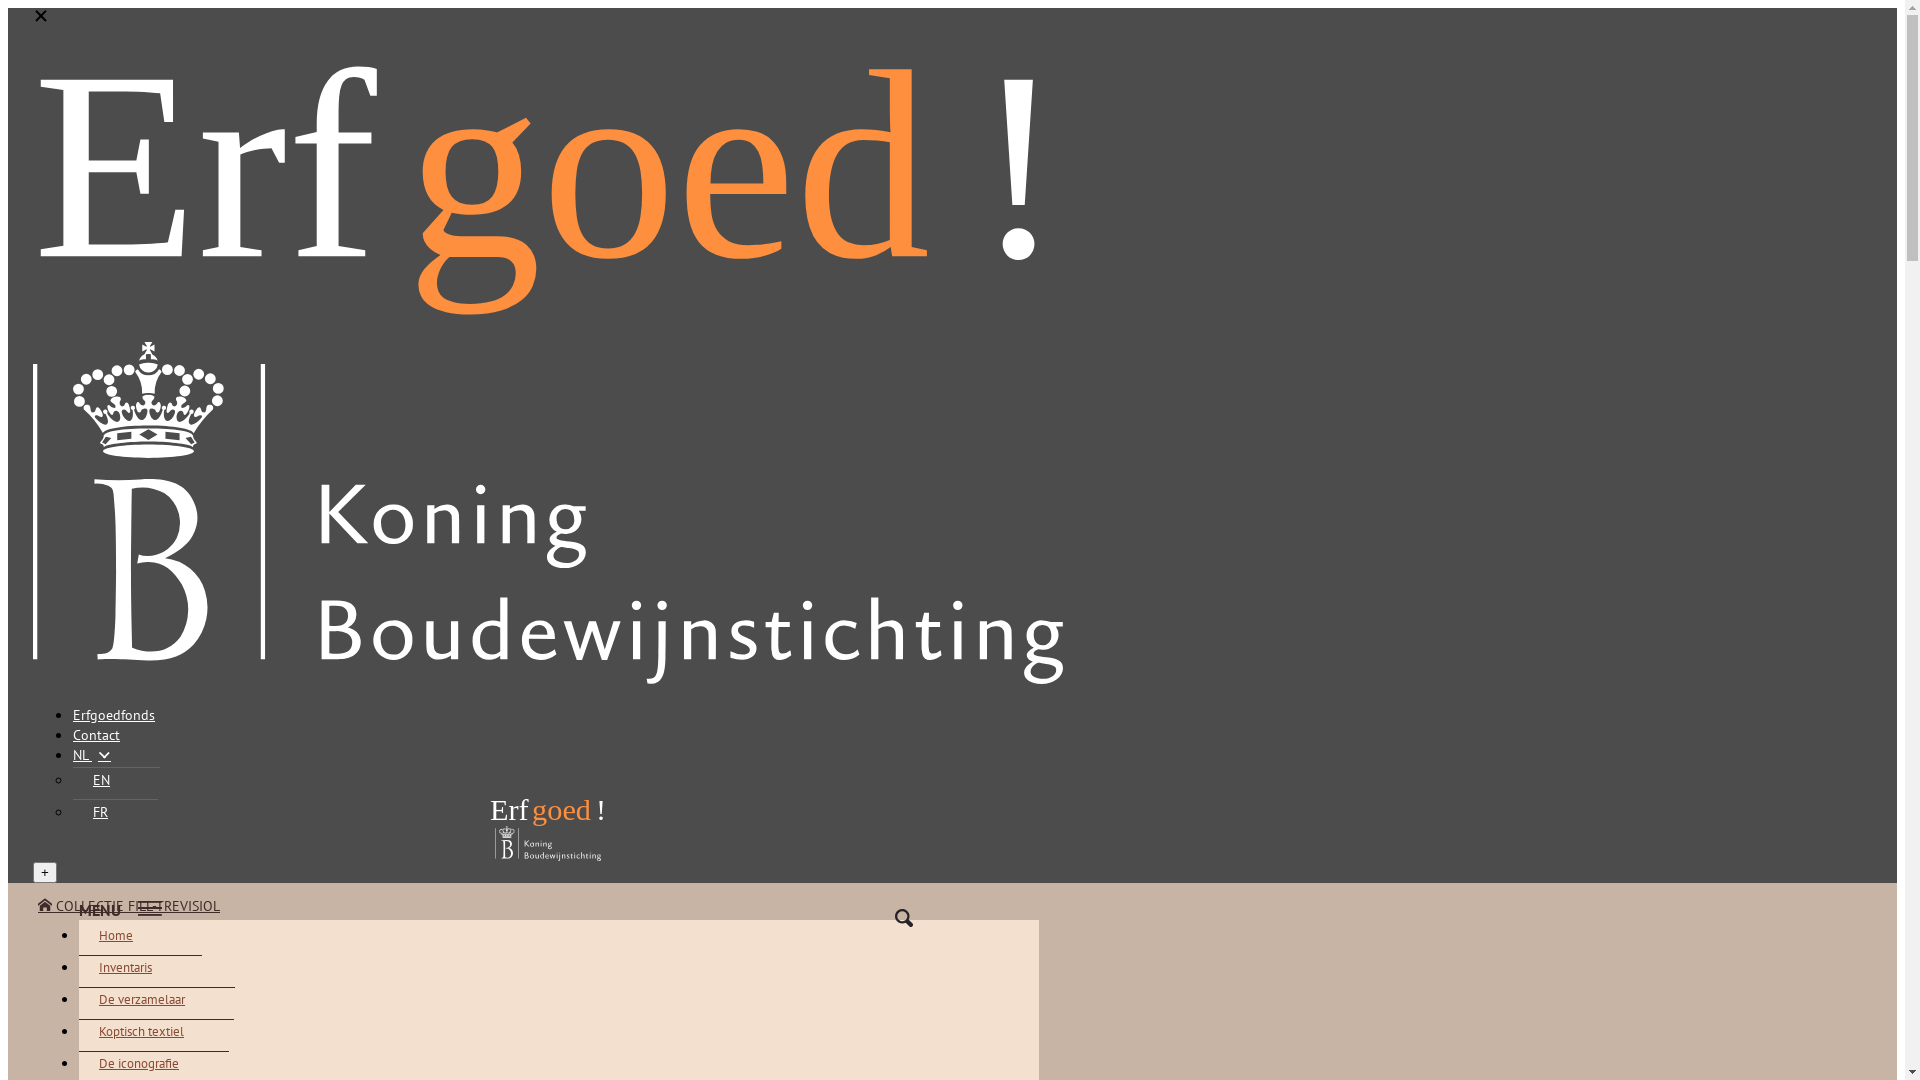 This screenshot has width=1920, height=1080. Describe the element at coordinates (114, 811) in the screenshot. I see `'FR'` at that location.